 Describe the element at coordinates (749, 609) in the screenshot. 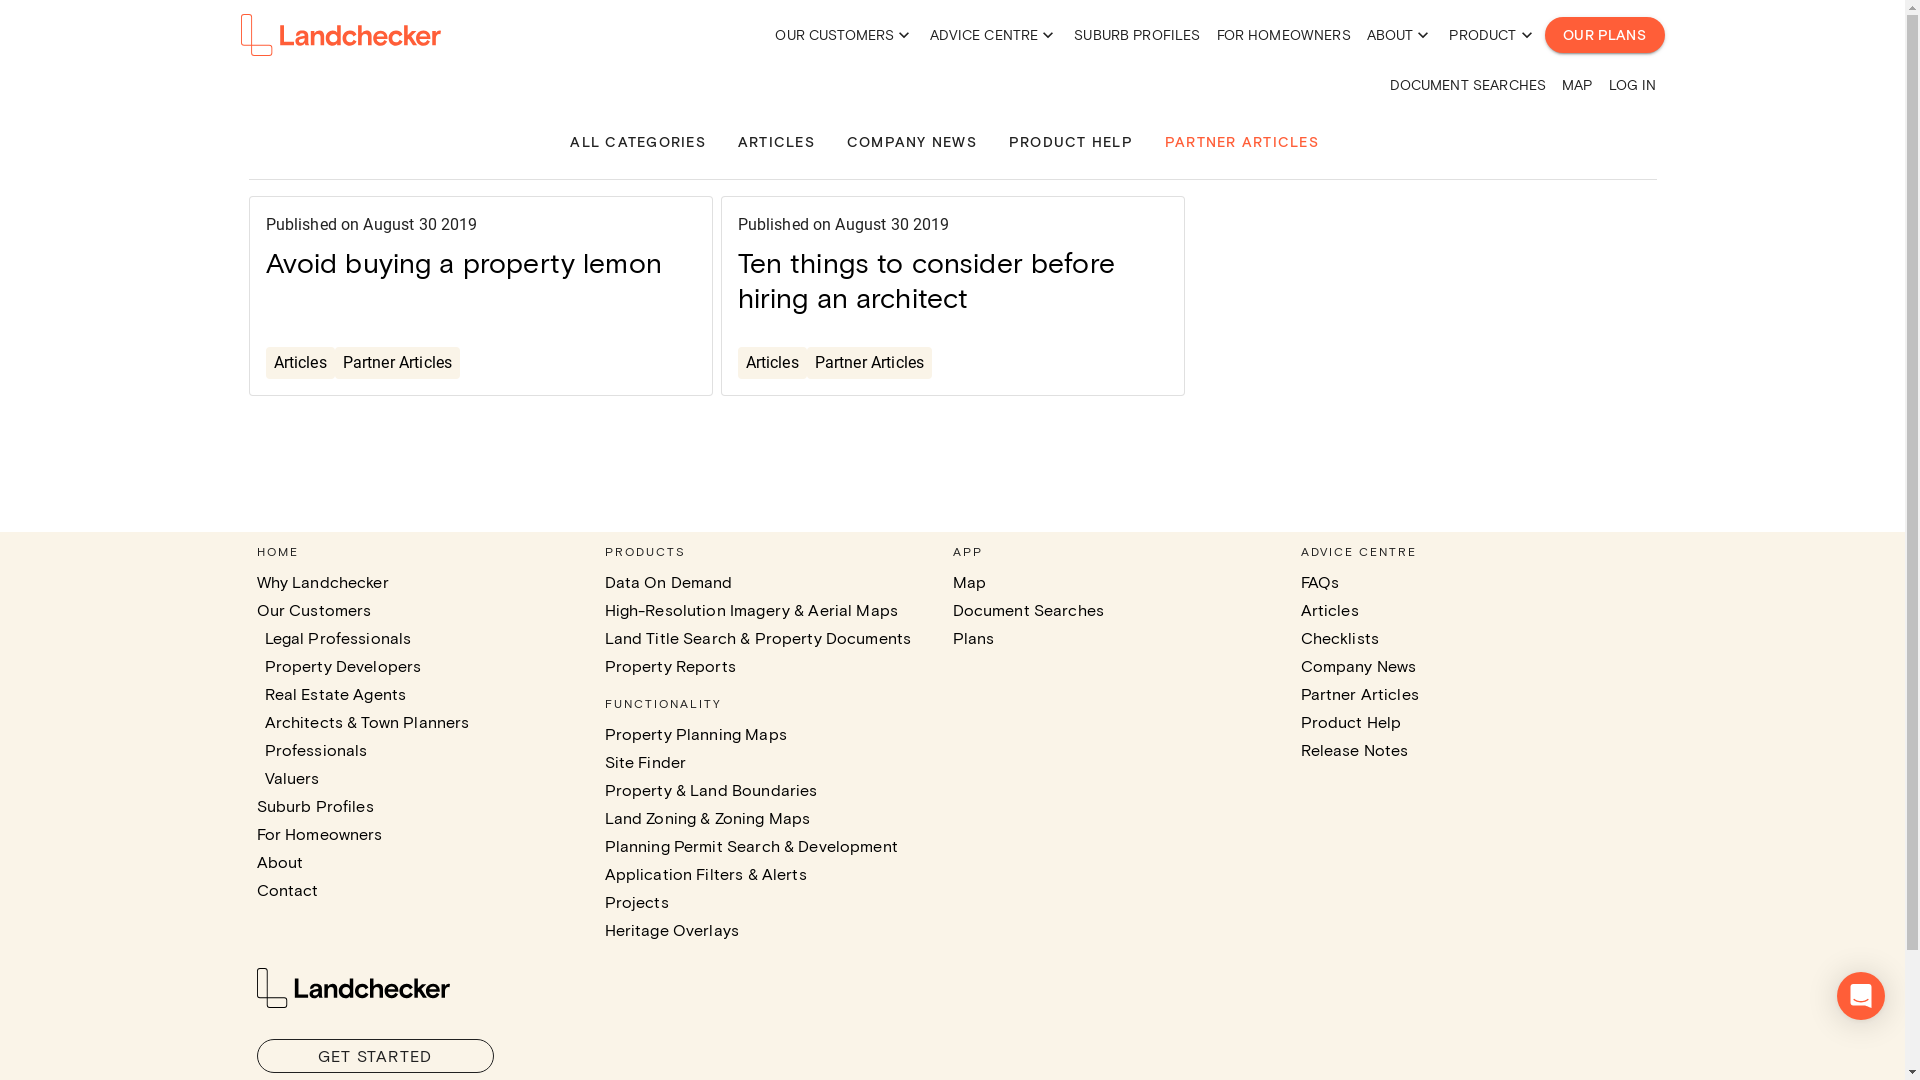

I see `'High-Resolution Imagery & Aerial Maps'` at that location.